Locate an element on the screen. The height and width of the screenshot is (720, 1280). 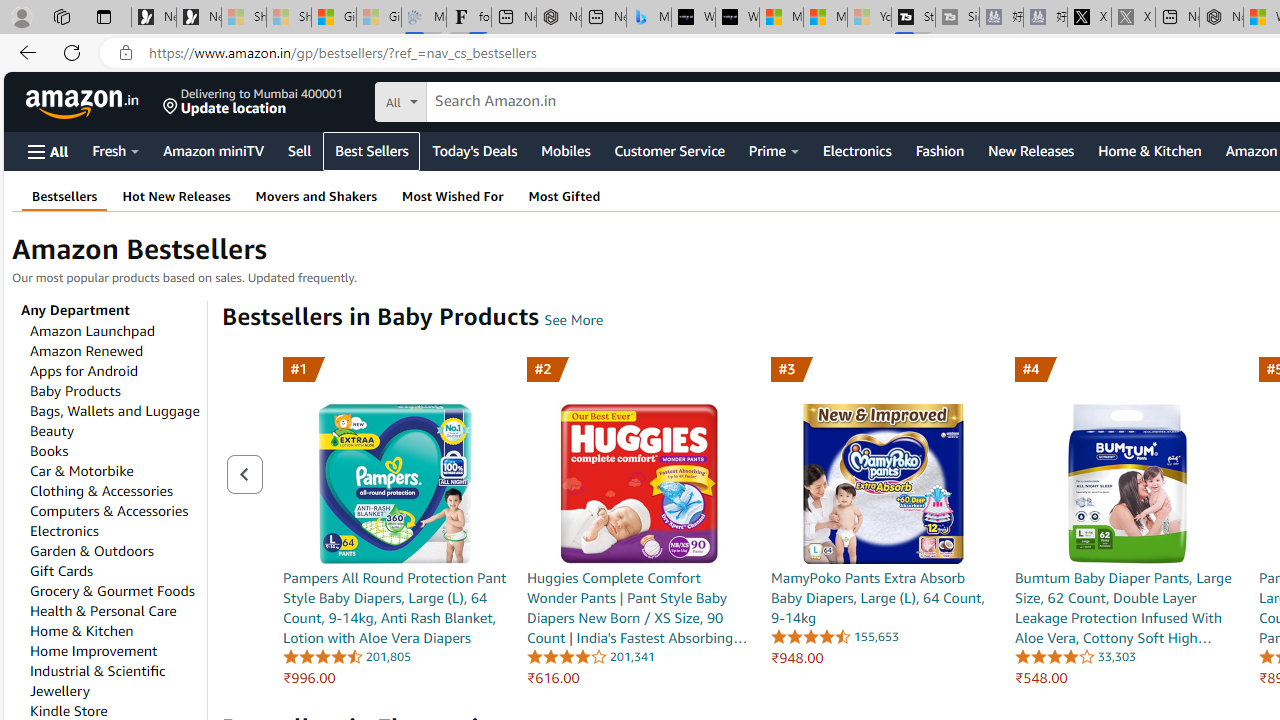
'Amazon miniTV' is located at coordinates (213, 149).